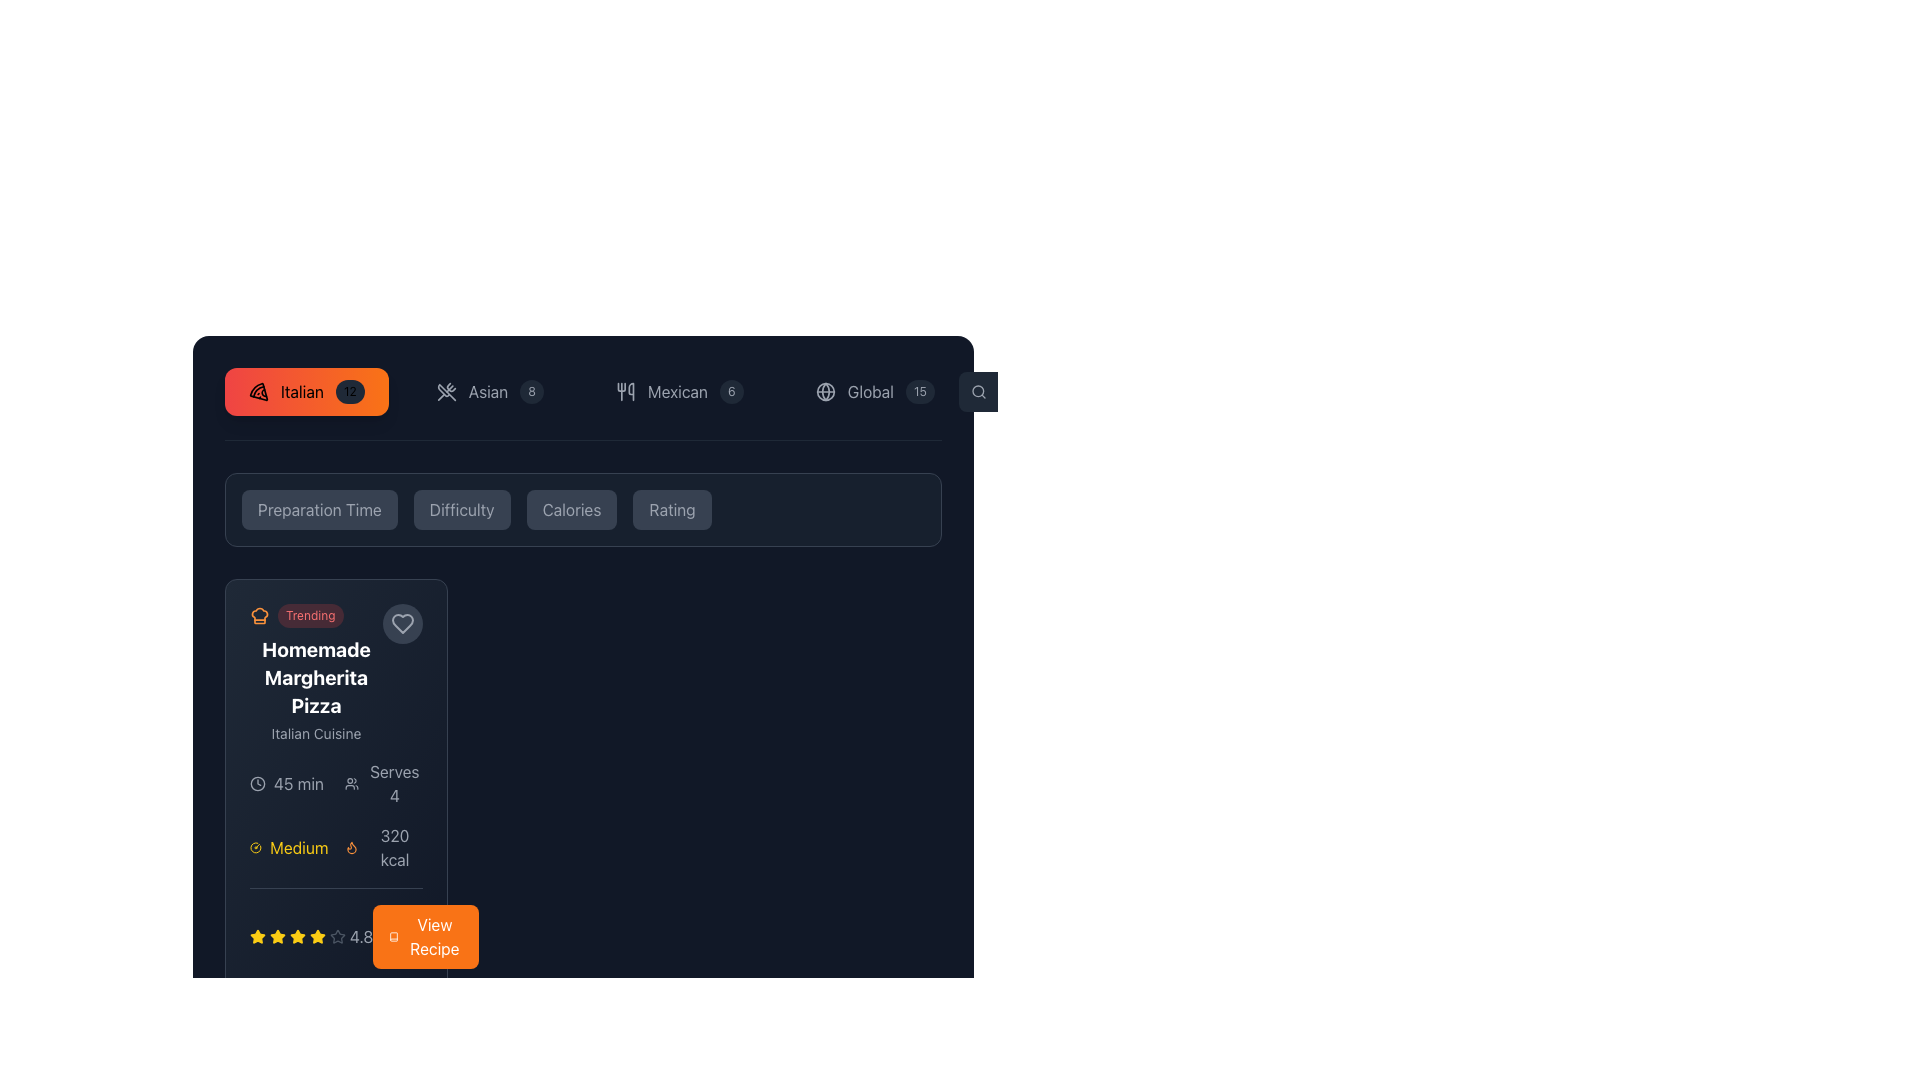 Image resolution: width=1920 pixels, height=1080 pixels. I want to click on the pizza slice SVG icon, which is styled minimally with dark outlines and positioned in the top-left region of the Italian cuisine section, so click(258, 392).